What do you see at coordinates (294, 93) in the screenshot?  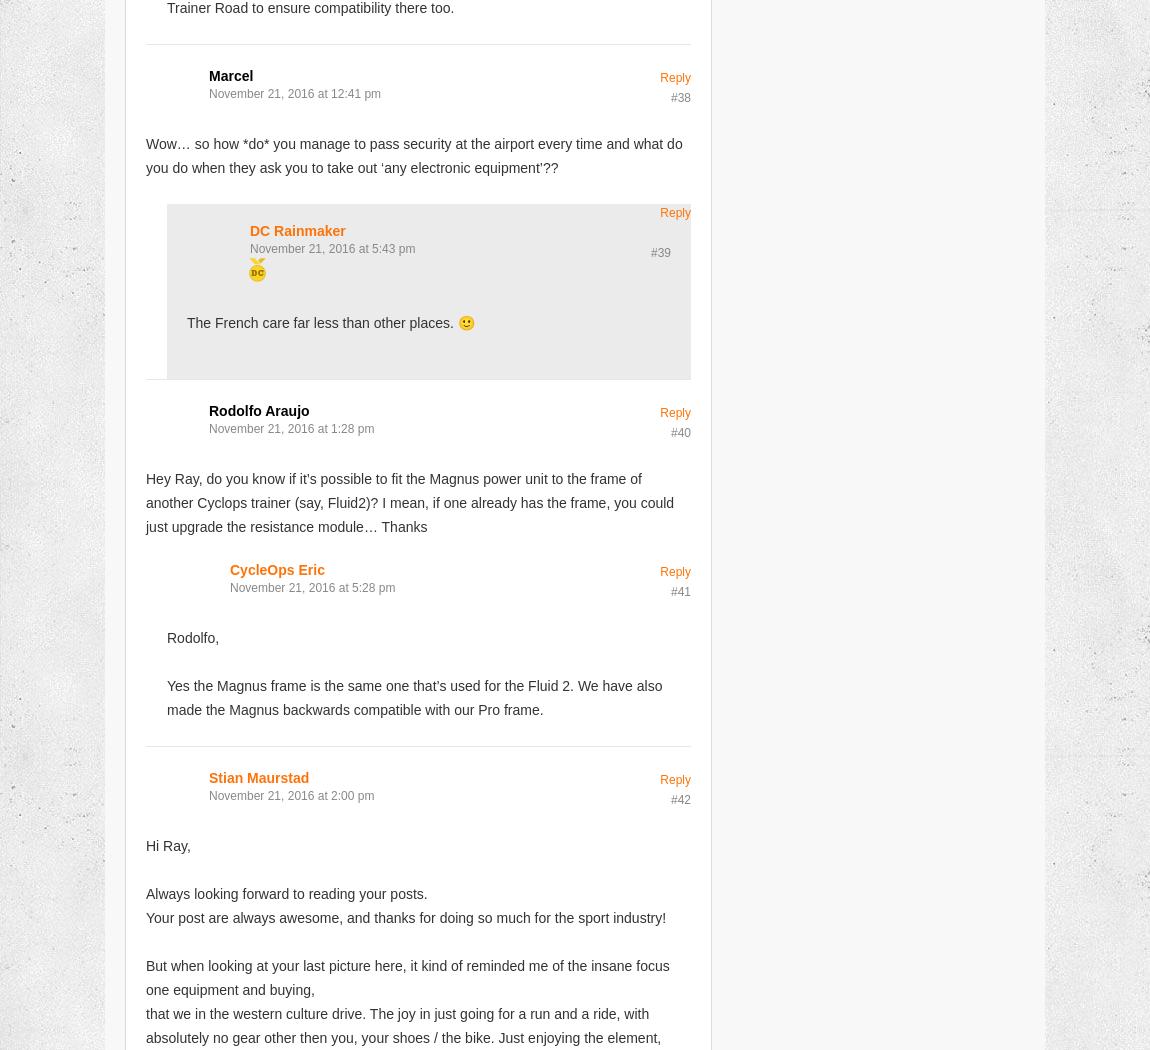 I see `'November 21, 2016 at 12:41 pm'` at bounding box center [294, 93].